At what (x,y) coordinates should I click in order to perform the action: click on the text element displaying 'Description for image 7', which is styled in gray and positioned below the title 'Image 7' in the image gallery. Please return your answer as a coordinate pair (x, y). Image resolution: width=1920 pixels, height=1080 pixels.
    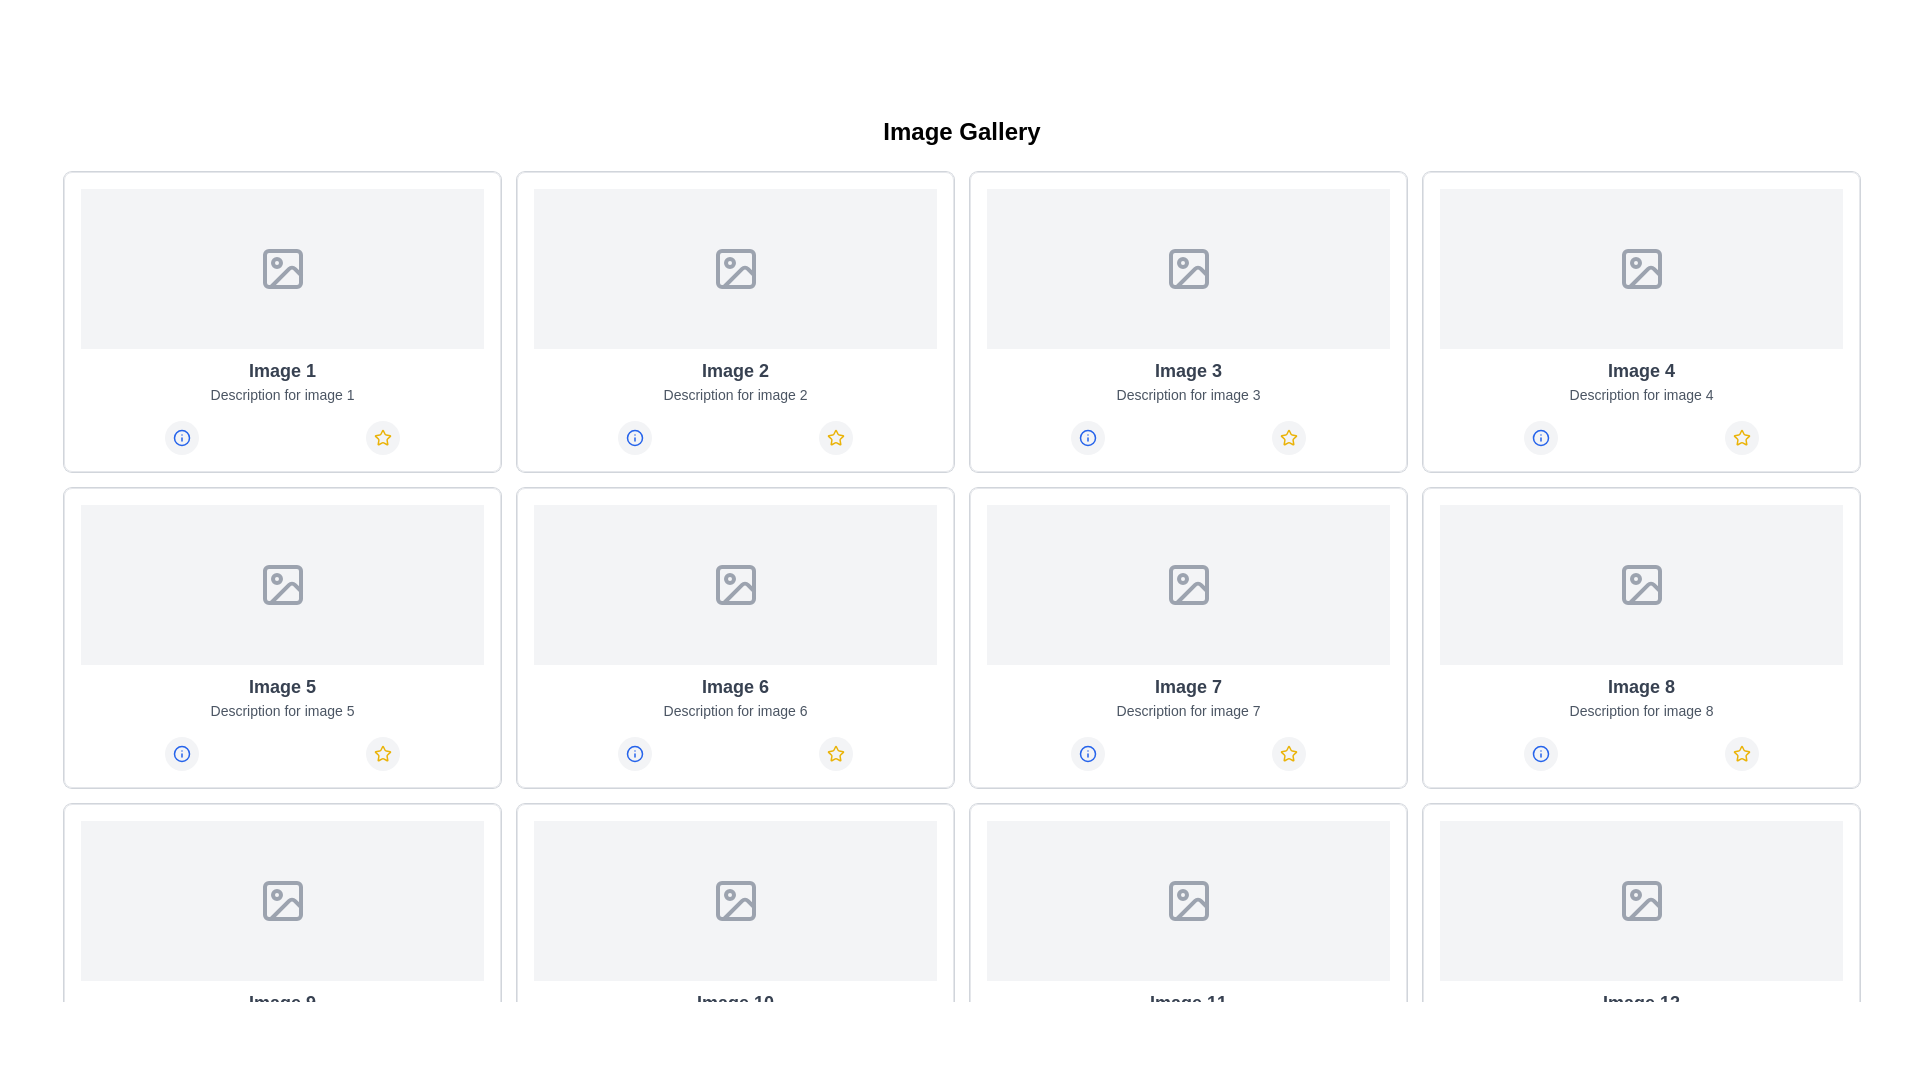
    Looking at the image, I should click on (1188, 709).